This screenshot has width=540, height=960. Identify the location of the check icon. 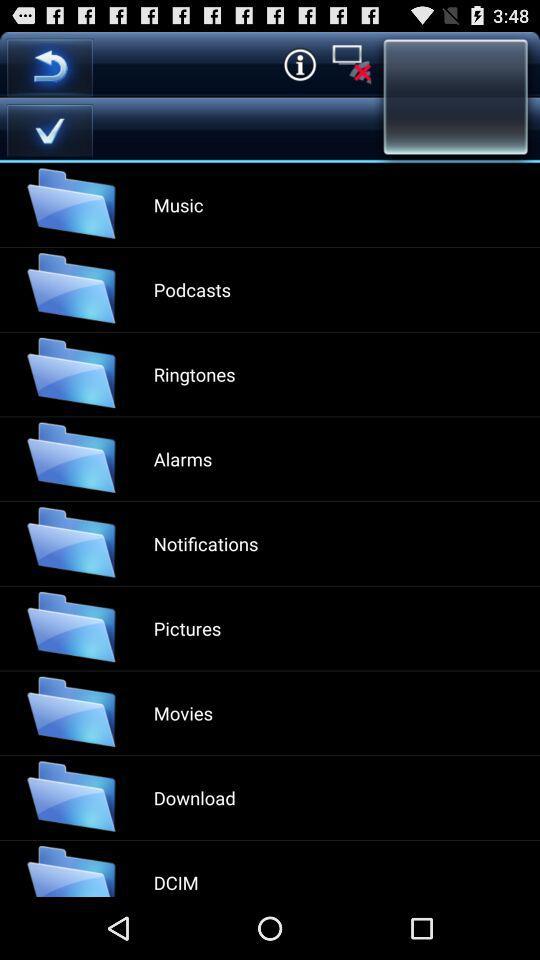
(50, 138).